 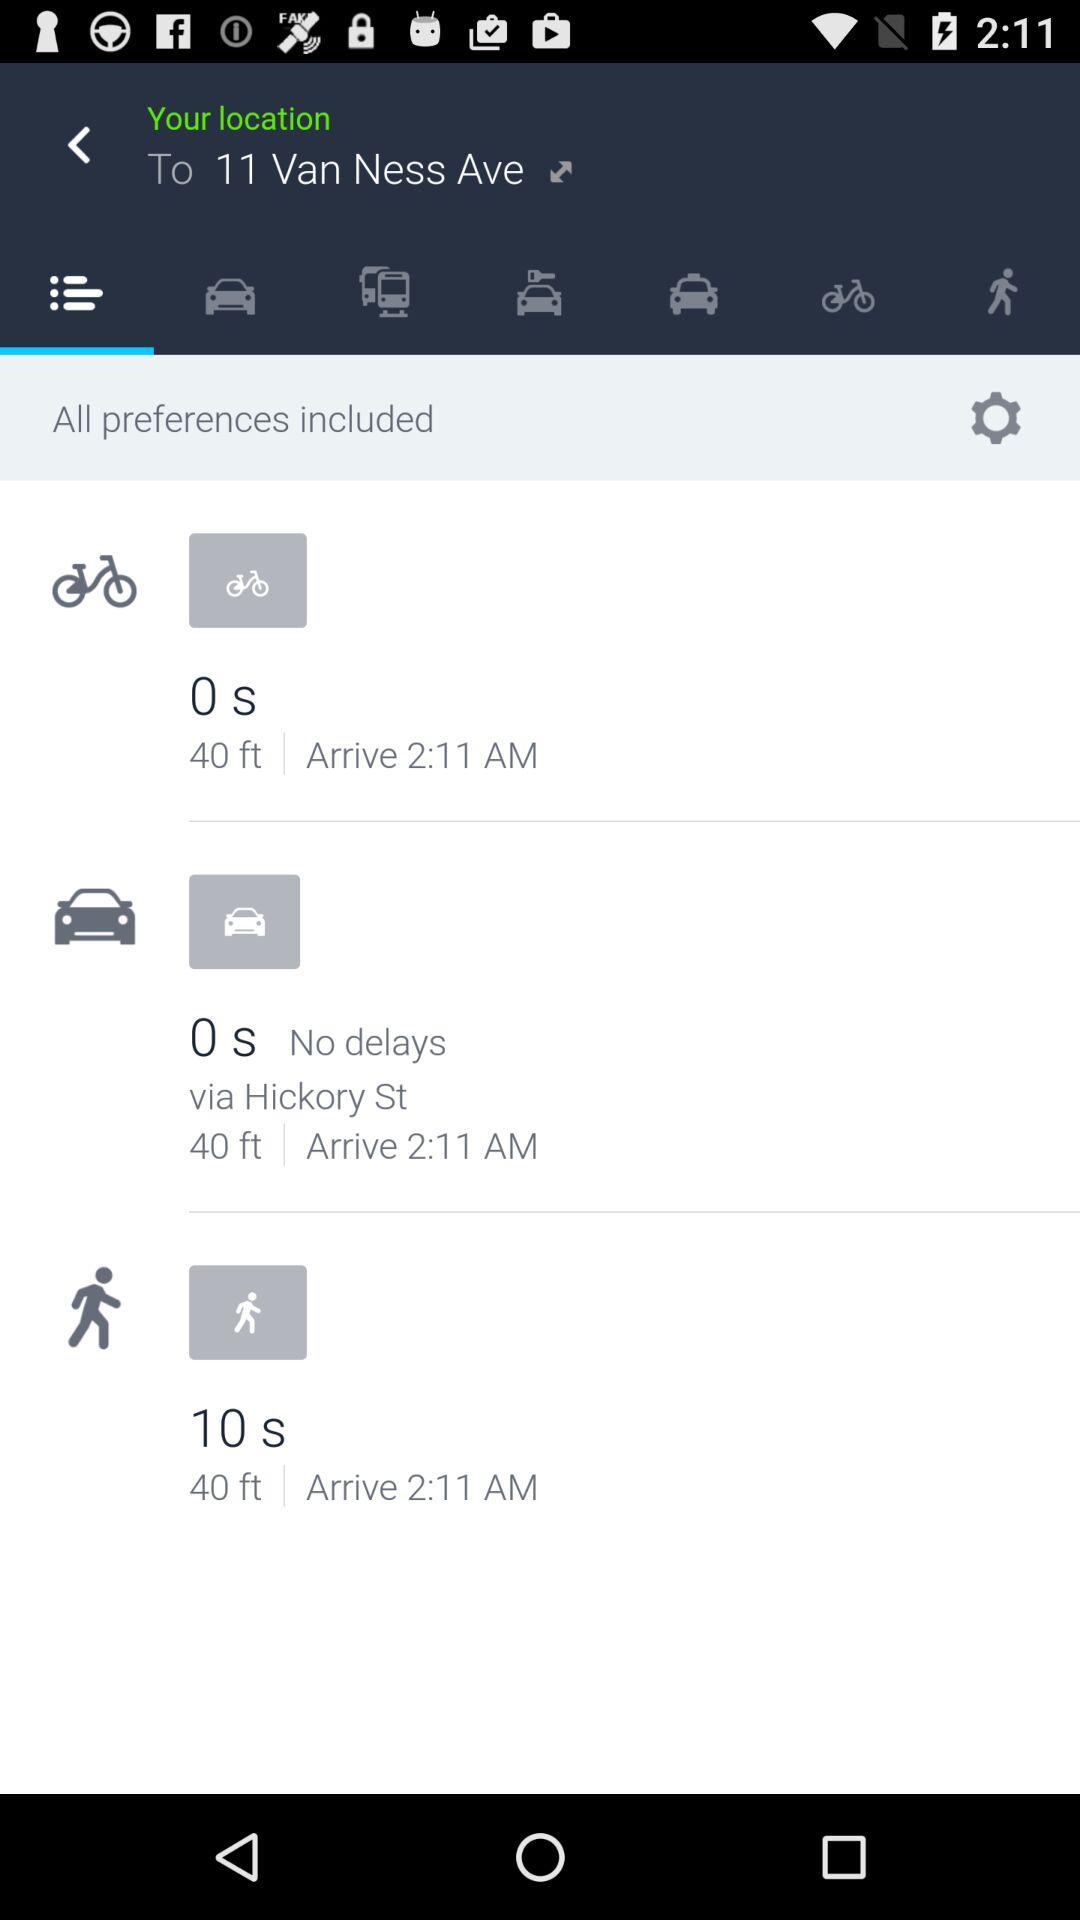 What do you see at coordinates (77, 155) in the screenshot?
I see `the arrow_backward icon` at bounding box center [77, 155].